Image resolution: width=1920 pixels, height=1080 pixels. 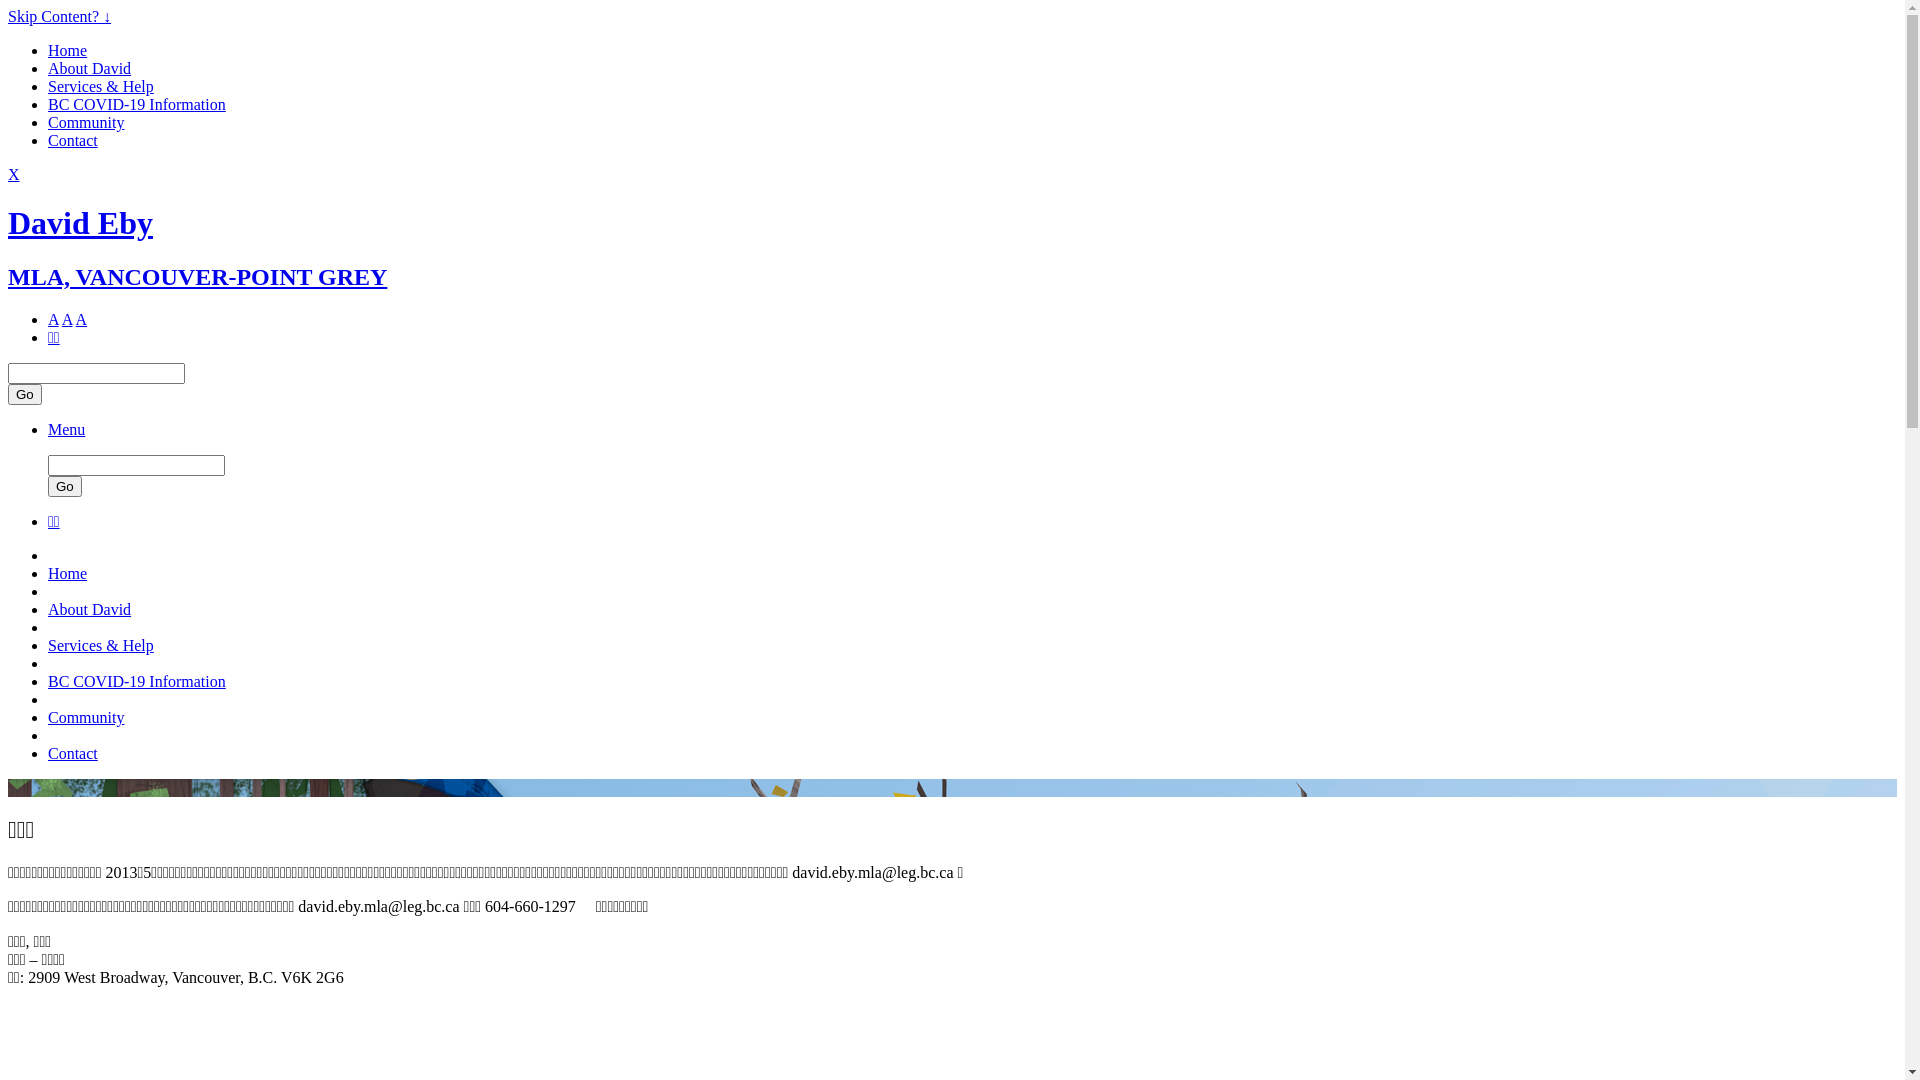 What do you see at coordinates (48, 608) in the screenshot?
I see `'About David'` at bounding box center [48, 608].